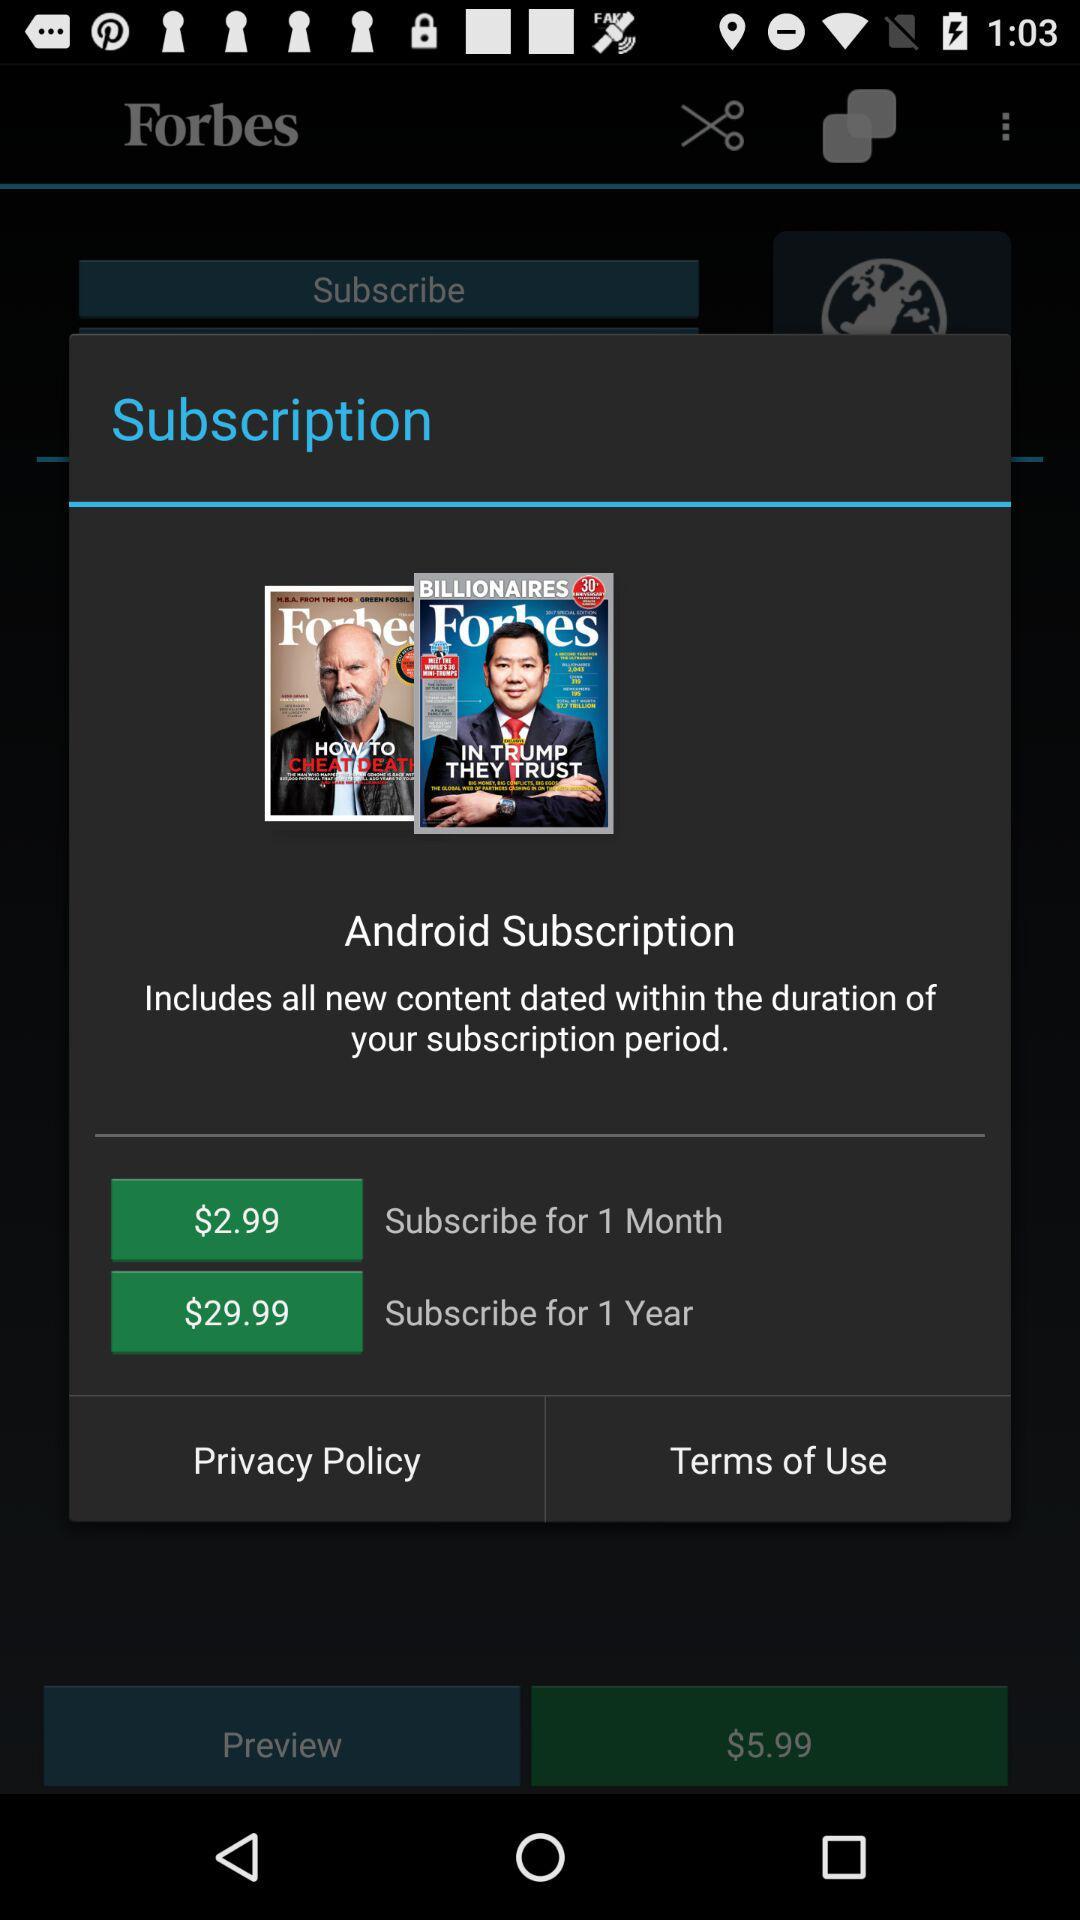 The height and width of the screenshot is (1920, 1080). Describe the element at coordinates (777, 1459) in the screenshot. I see `item below subscribe for 1 icon` at that location.